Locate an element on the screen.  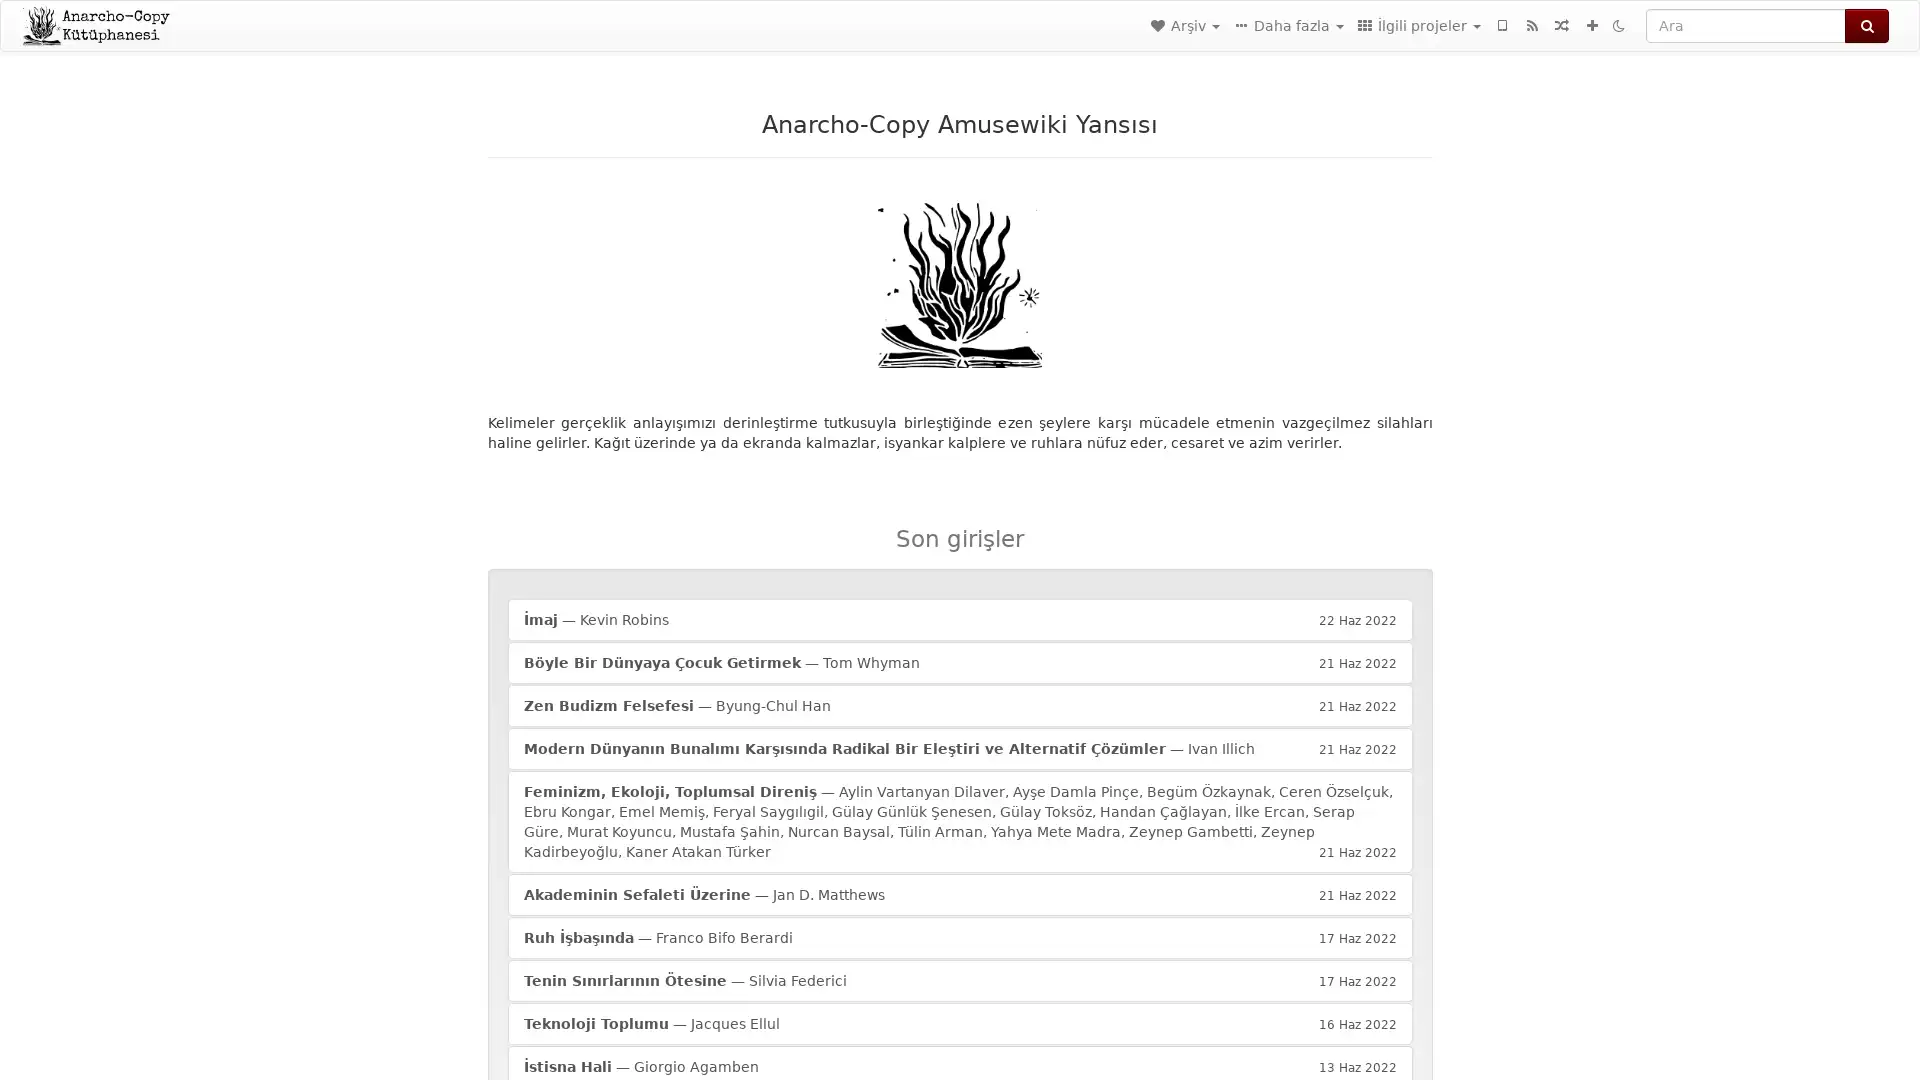
Ara is located at coordinates (1866, 26).